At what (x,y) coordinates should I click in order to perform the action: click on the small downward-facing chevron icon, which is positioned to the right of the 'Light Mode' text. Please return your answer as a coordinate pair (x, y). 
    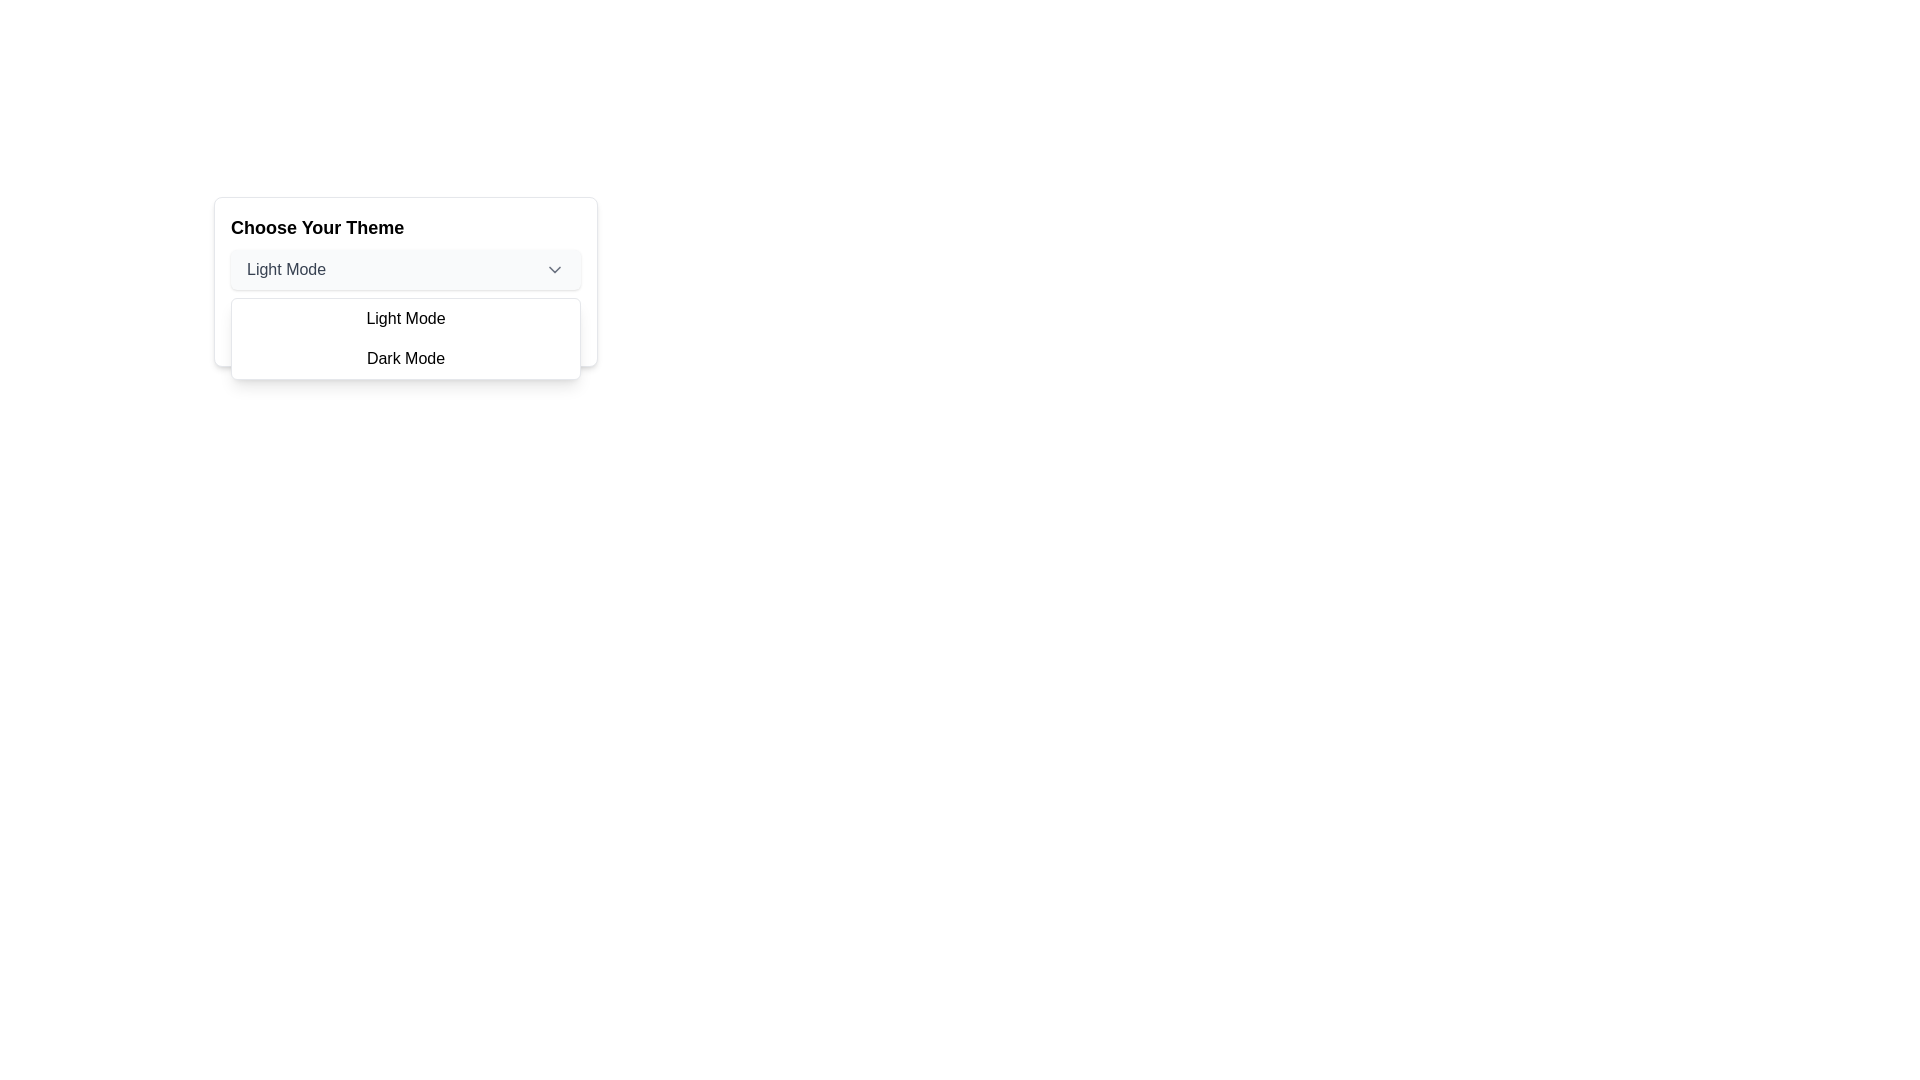
    Looking at the image, I should click on (555, 270).